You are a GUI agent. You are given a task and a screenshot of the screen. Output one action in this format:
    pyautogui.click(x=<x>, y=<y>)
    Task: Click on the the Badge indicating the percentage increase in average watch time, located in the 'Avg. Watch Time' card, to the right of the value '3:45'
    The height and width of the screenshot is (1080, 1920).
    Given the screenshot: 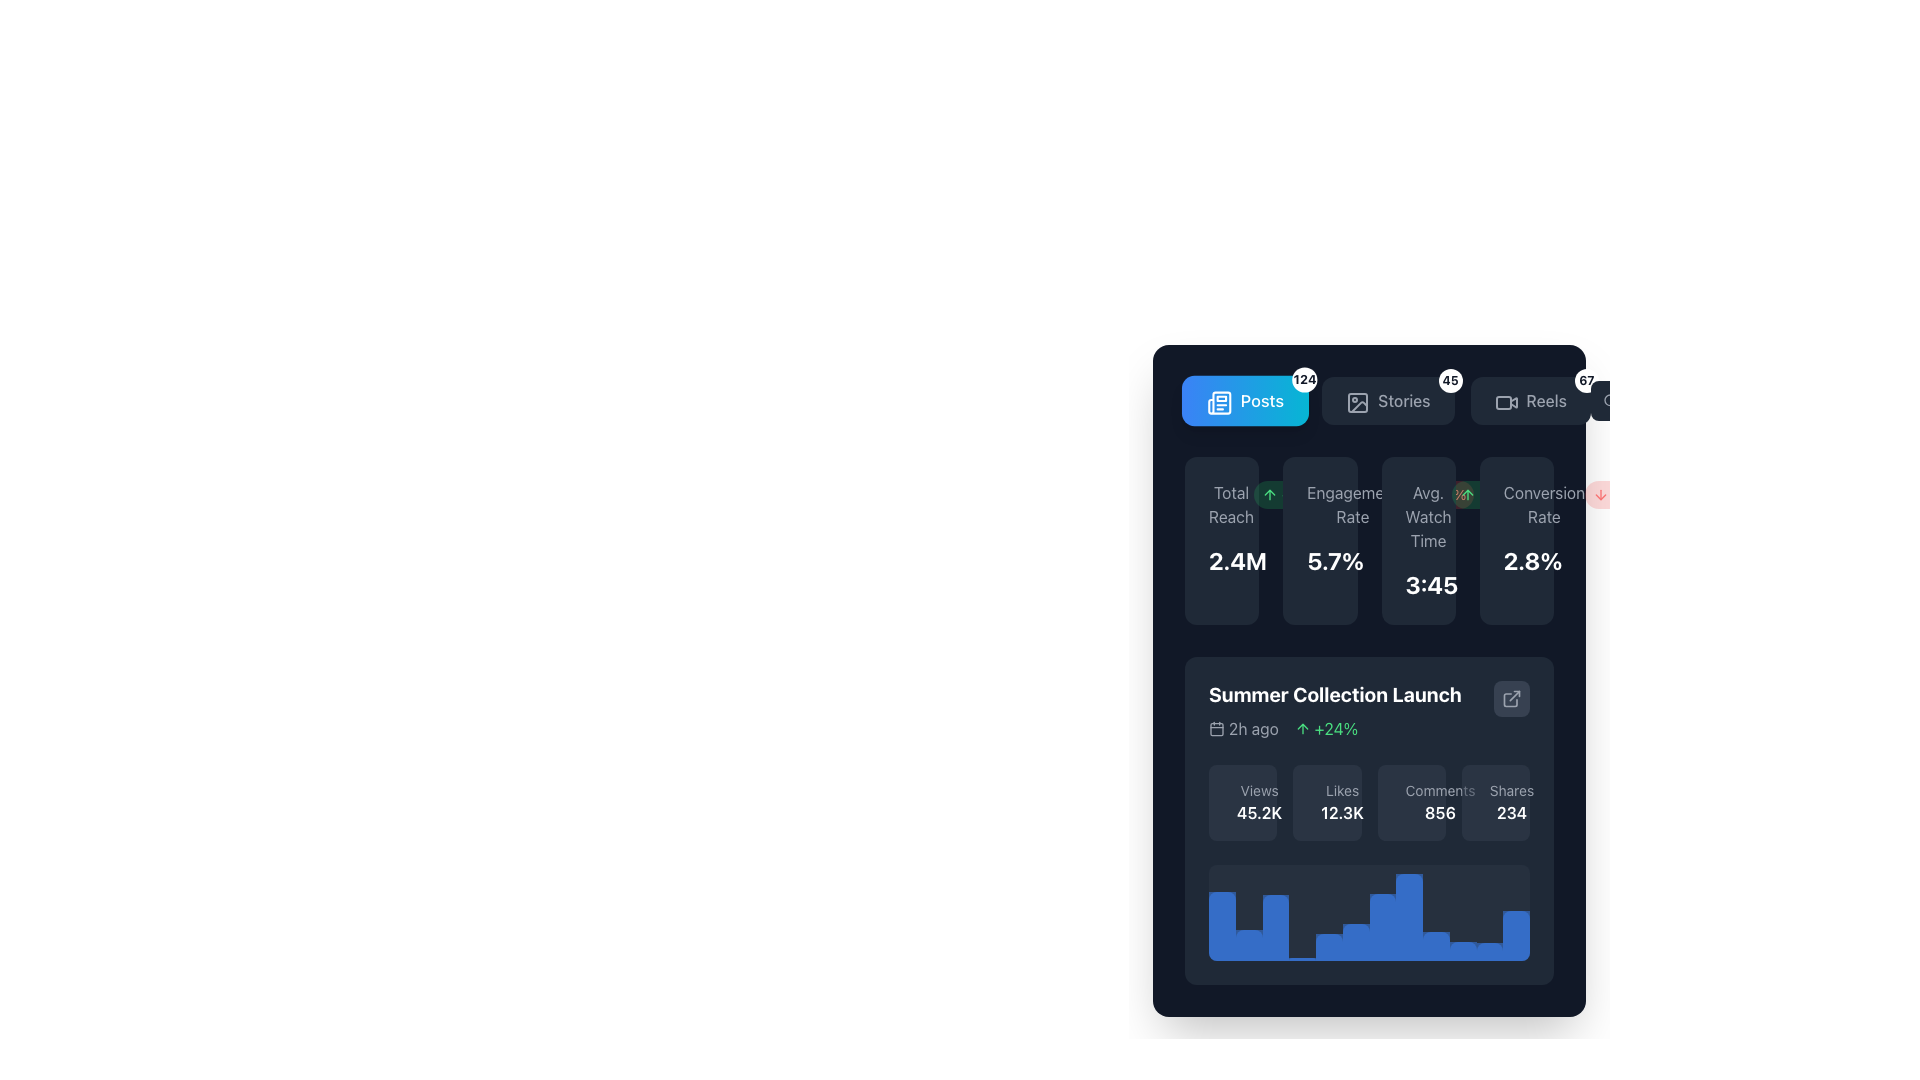 What is the action you would take?
    pyautogui.click(x=1493, y=494)
    